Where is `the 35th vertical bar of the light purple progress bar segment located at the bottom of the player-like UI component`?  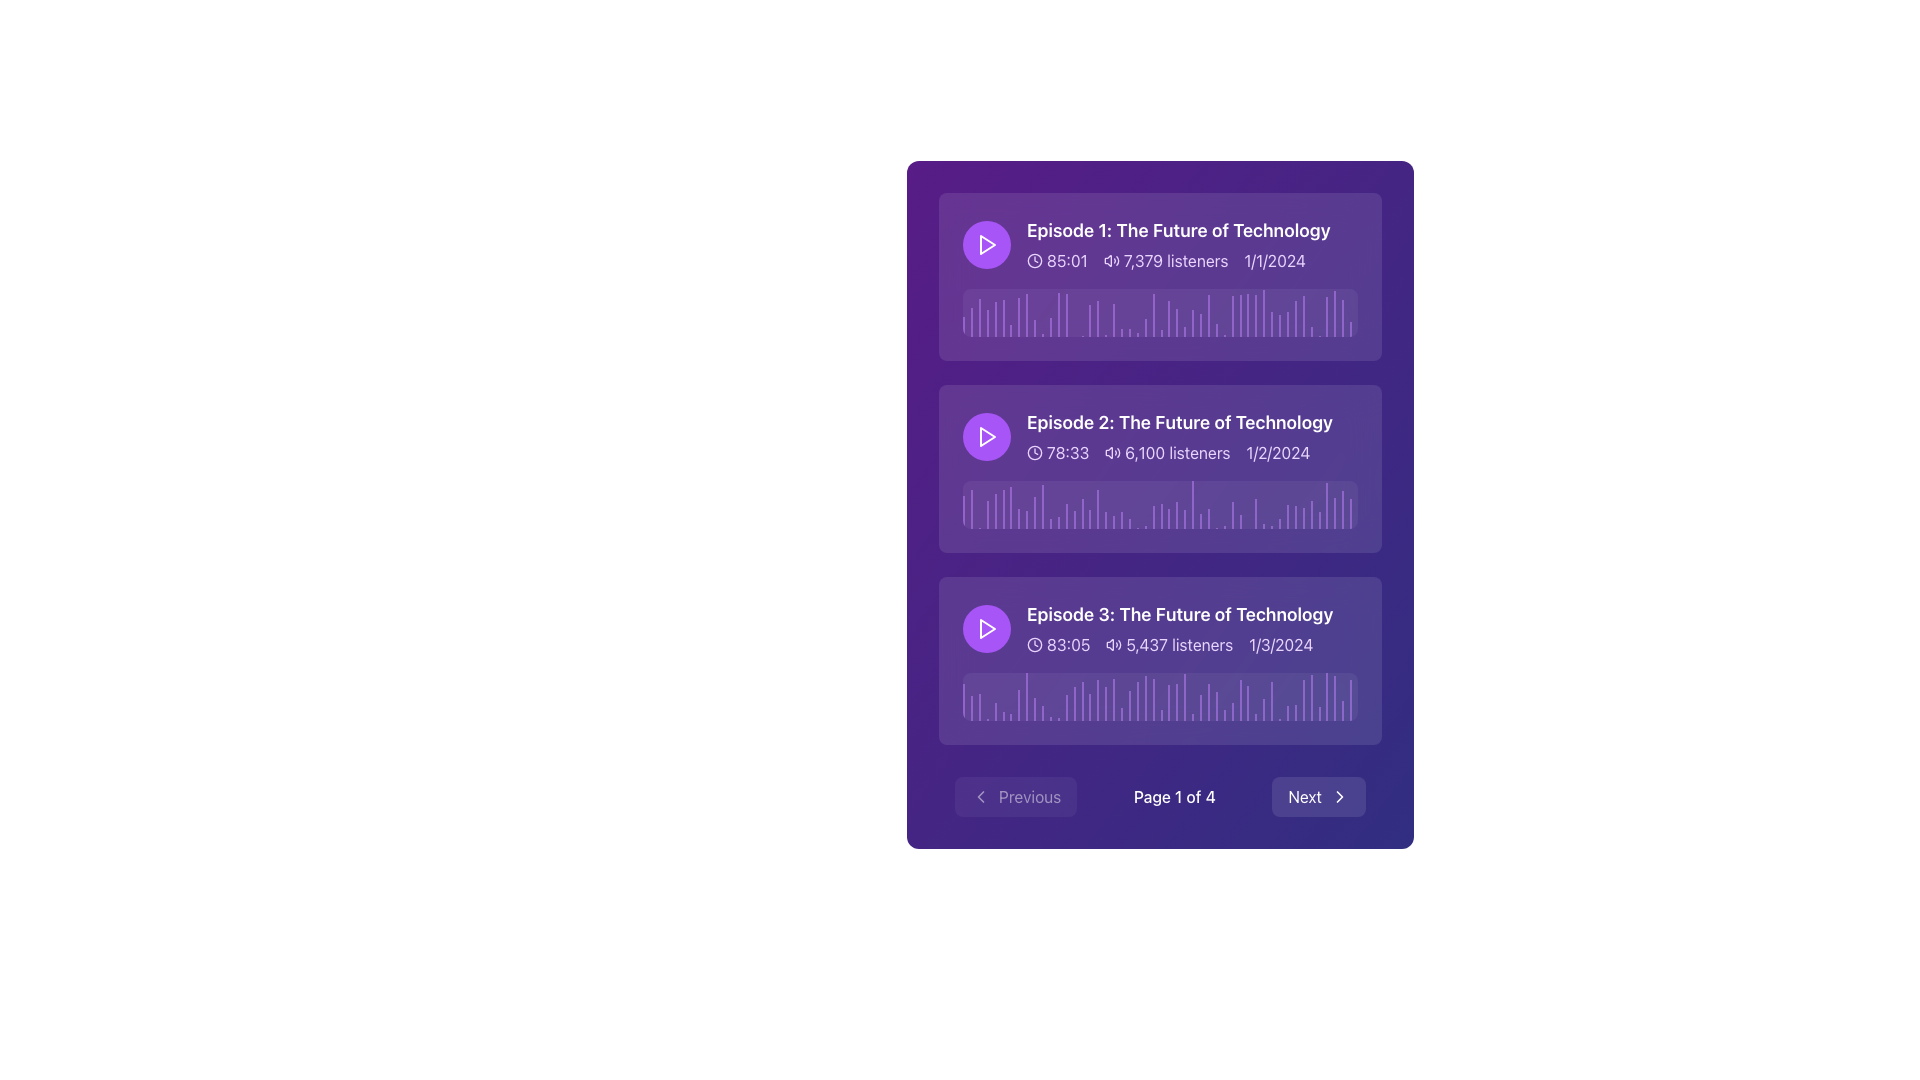
the 35th vertical bar of the light purple progress bar segment located at the bottom of the player-like UI component is located at coordinates (1231, 710).